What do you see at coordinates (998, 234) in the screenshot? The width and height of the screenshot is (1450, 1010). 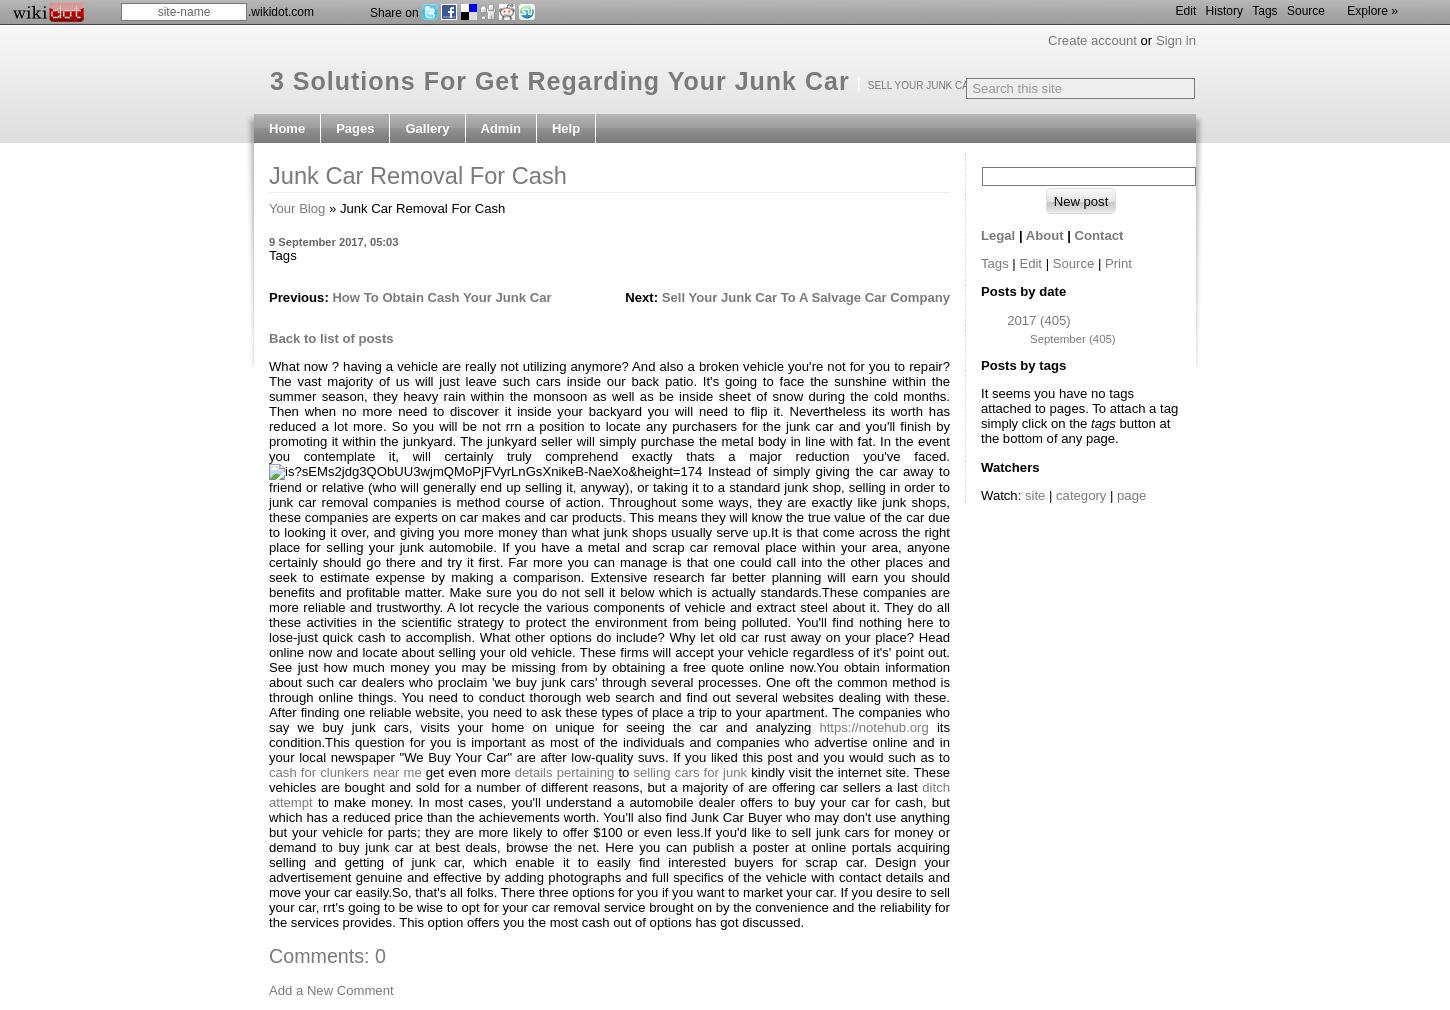 I see `'Legal'` at bounding box center [998, 234].